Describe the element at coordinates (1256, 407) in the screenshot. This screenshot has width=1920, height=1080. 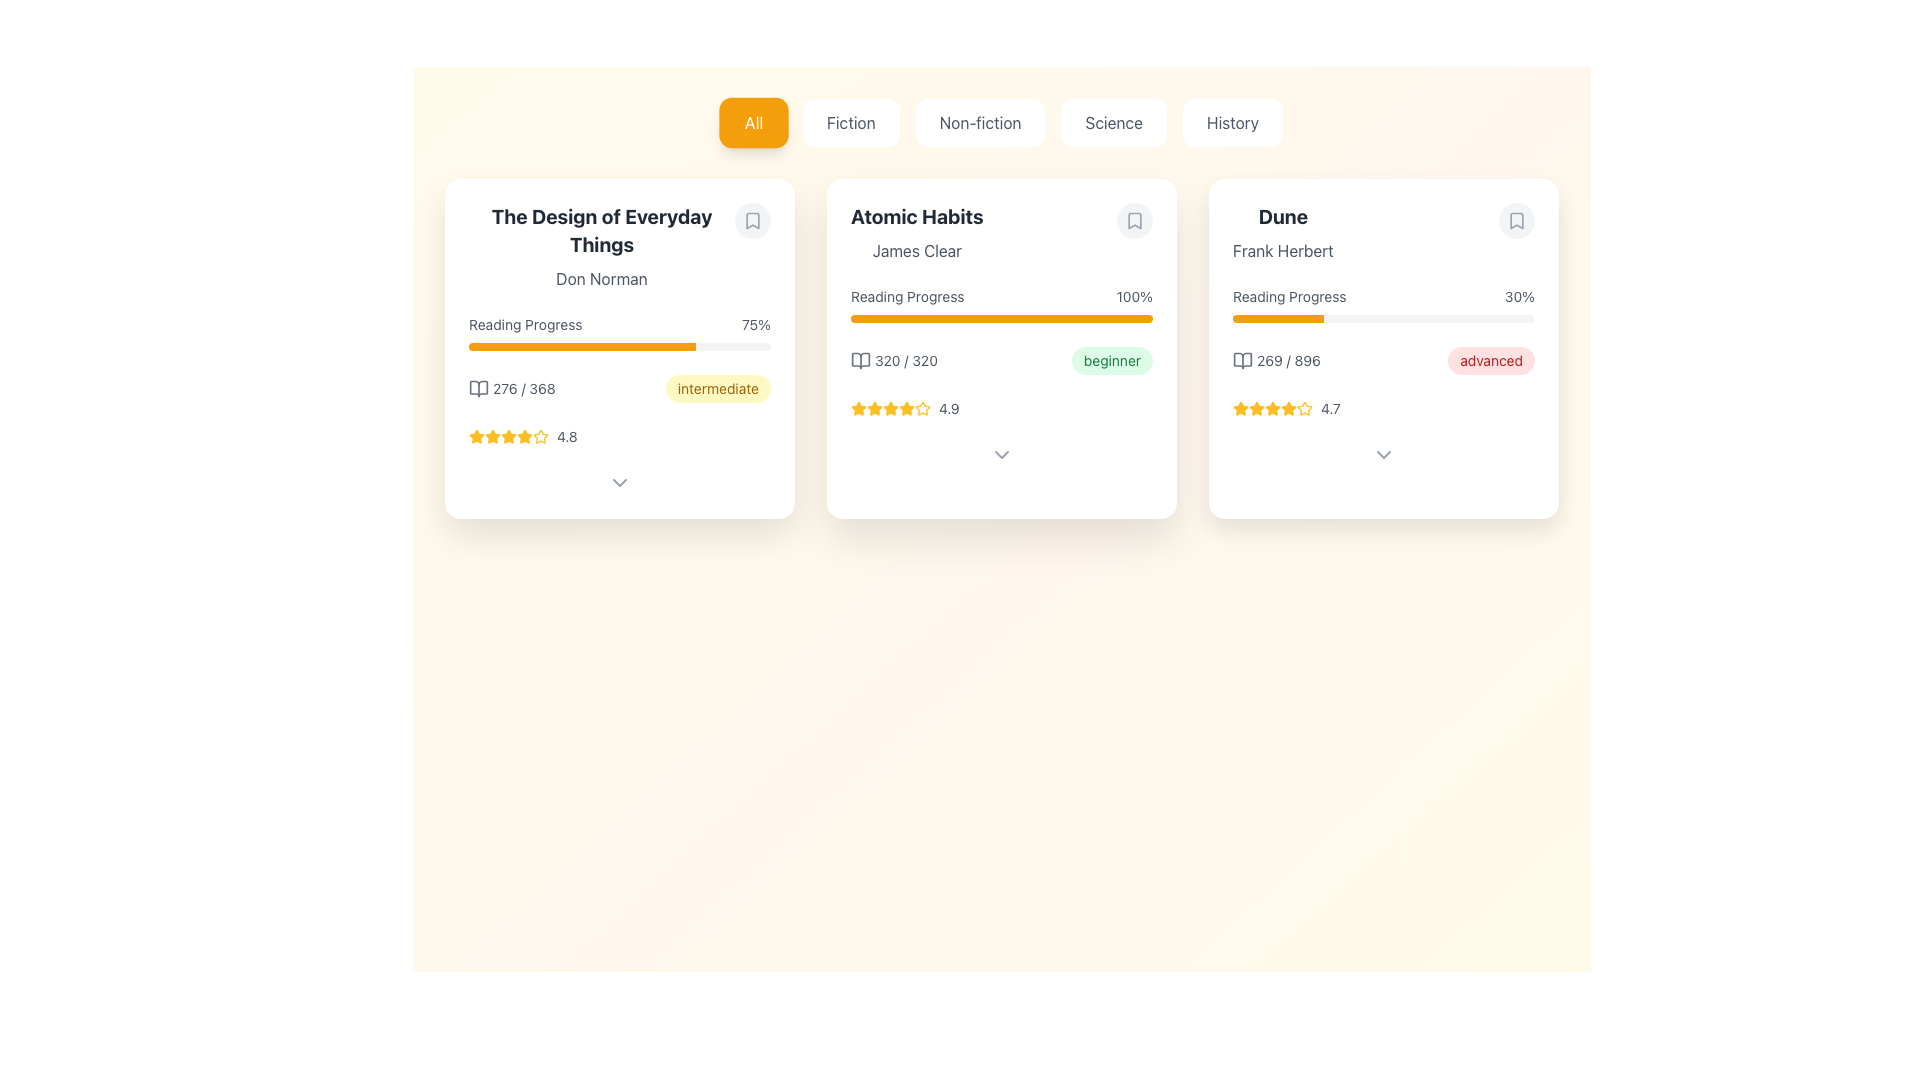
I see `the third filled rating star icon in the rating section of the 'Dune' card, which is the third card in a row of five stars` at that location.